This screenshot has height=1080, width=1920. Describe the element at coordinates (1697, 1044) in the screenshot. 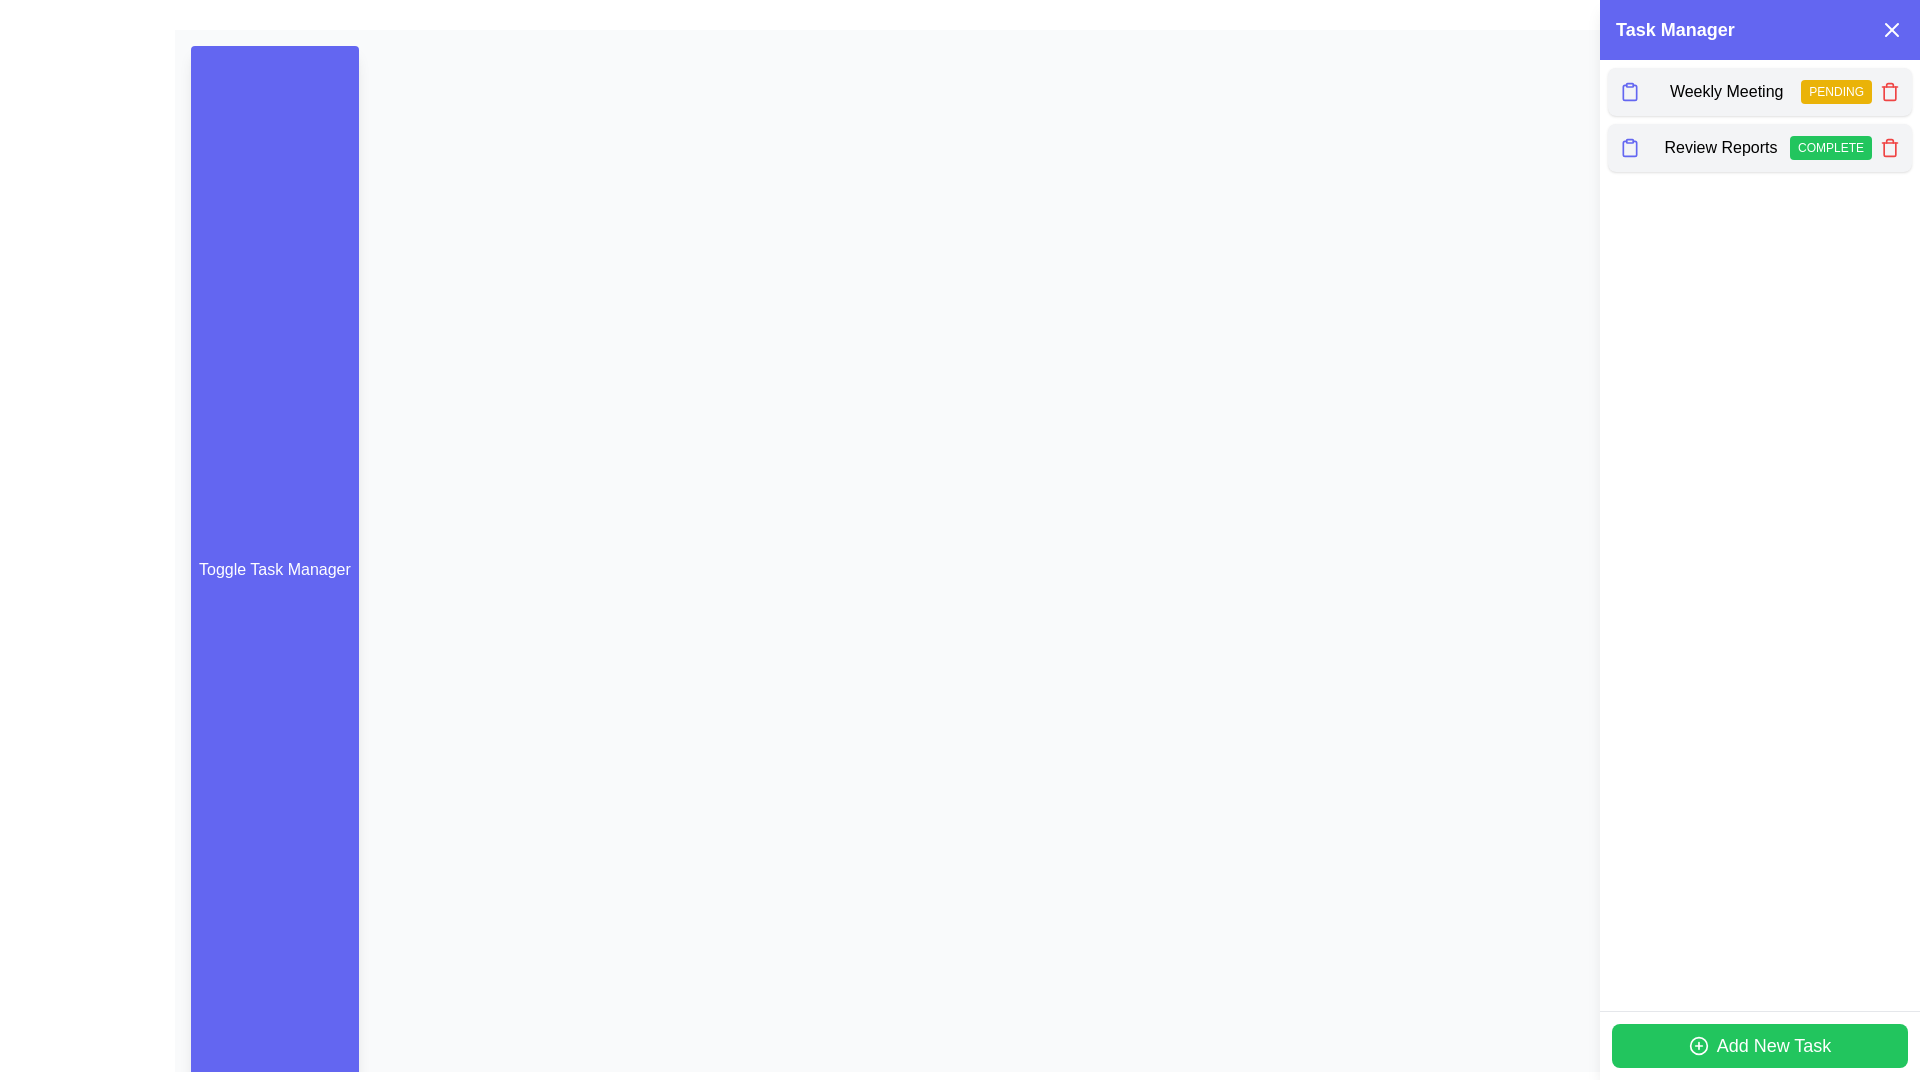

I see `the circular green icon with a plus sign, located within the 'Add New Task' button` at that location.